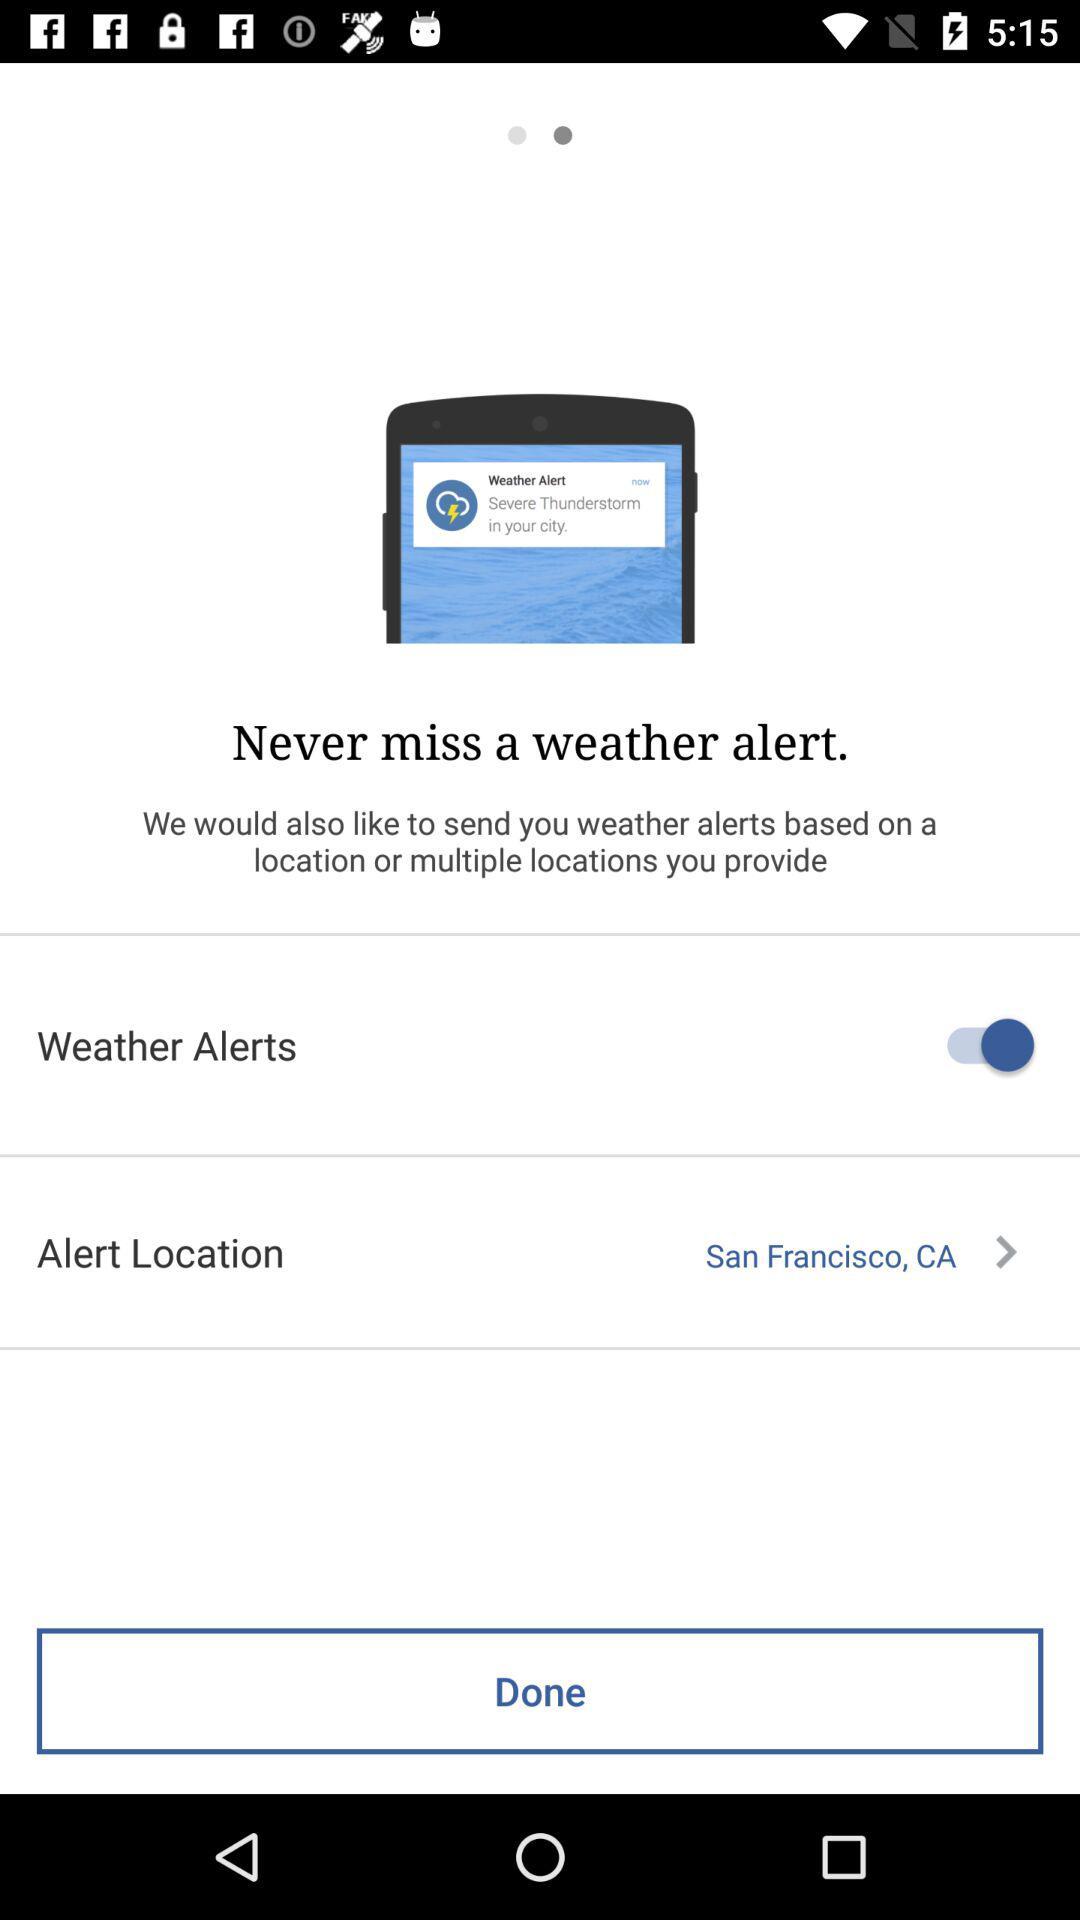 This screenshot has width=1080, height=1920. I want to click on the icon next to alert location, so click(860, 1254).